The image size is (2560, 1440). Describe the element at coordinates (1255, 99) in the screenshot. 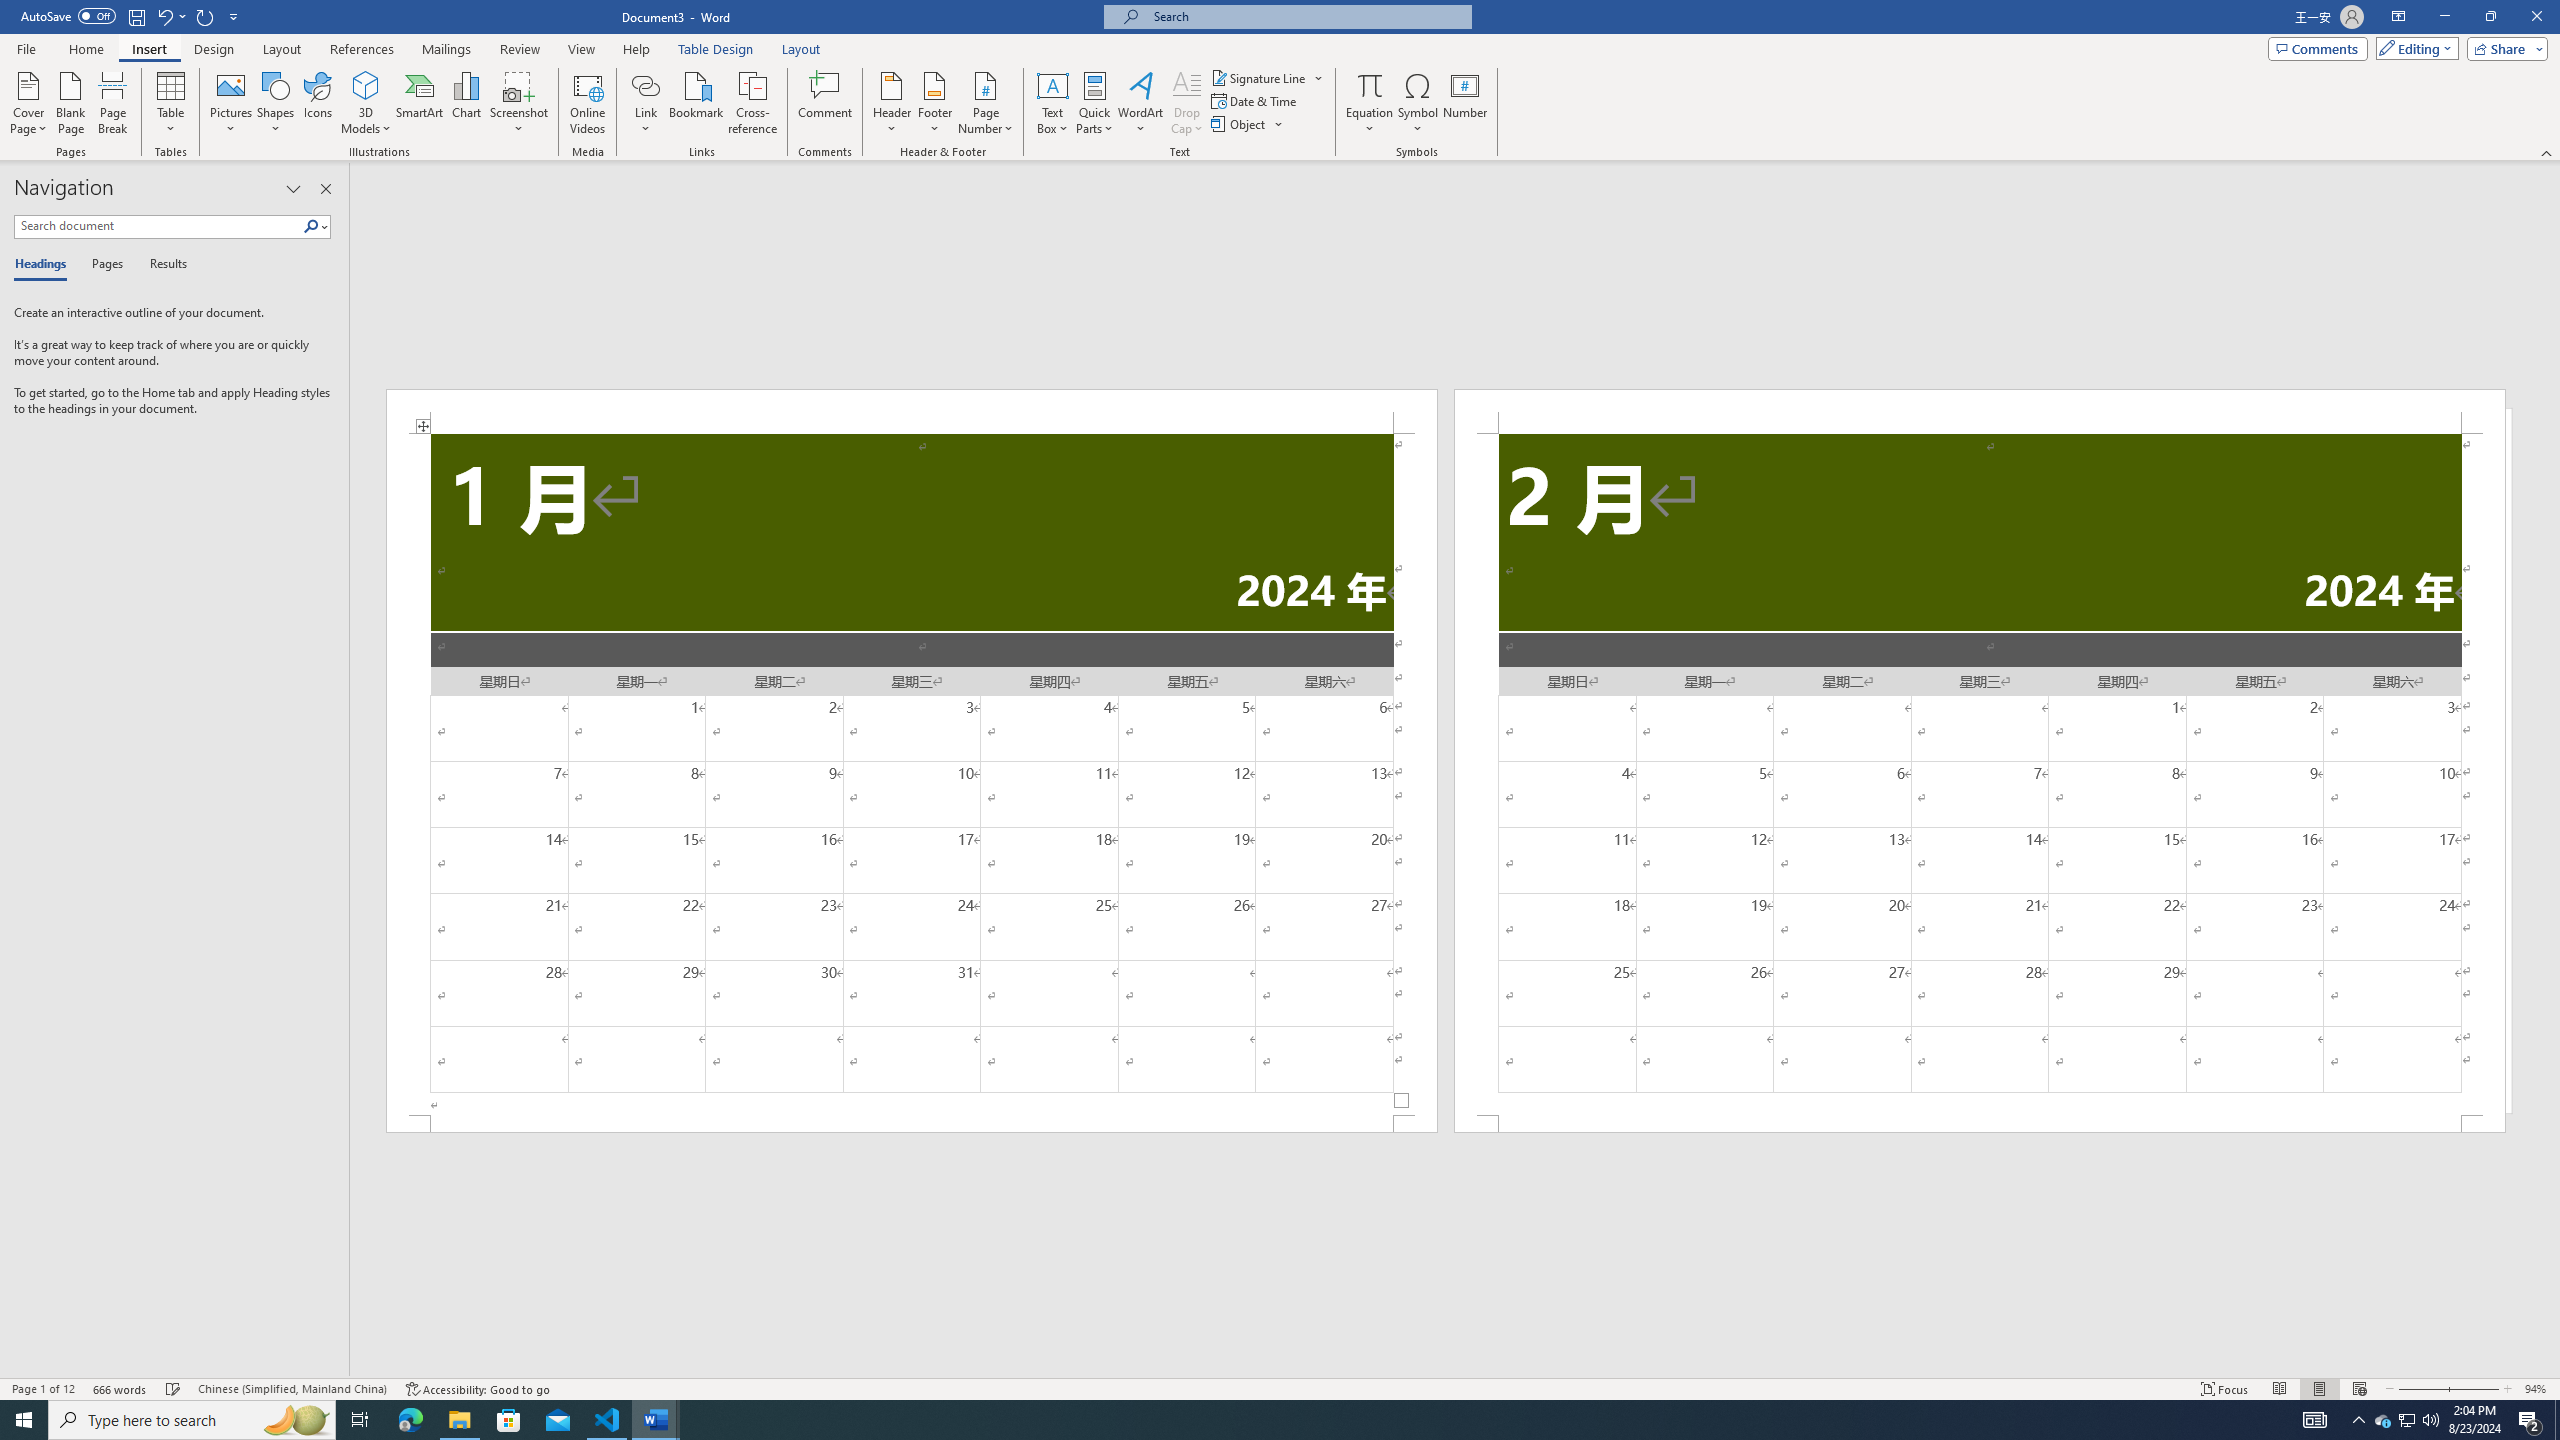

I see `'Date & Time...'` at that location.